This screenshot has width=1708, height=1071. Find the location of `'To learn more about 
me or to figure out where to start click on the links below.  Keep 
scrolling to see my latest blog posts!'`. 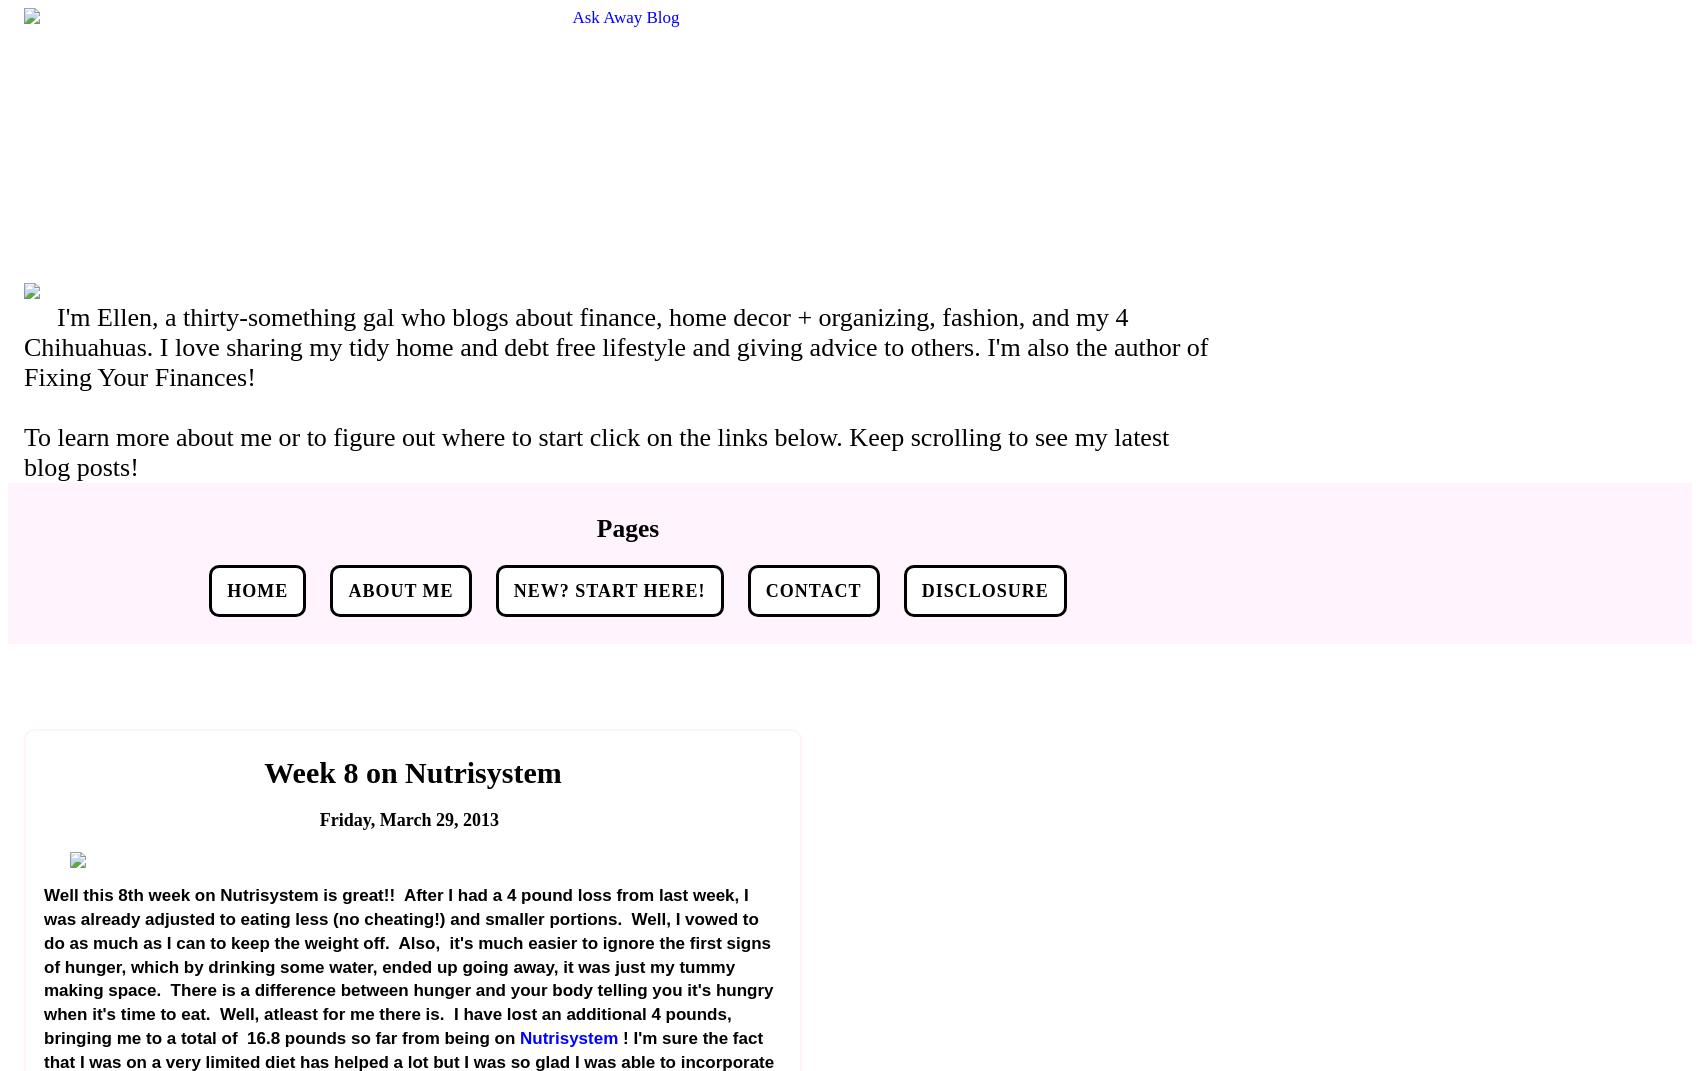

'To learn more about 
me or to figure out where to start click on the links below.  Keep 
scrolling to see my latest blog posts!' is located at coordinates (24, 452).